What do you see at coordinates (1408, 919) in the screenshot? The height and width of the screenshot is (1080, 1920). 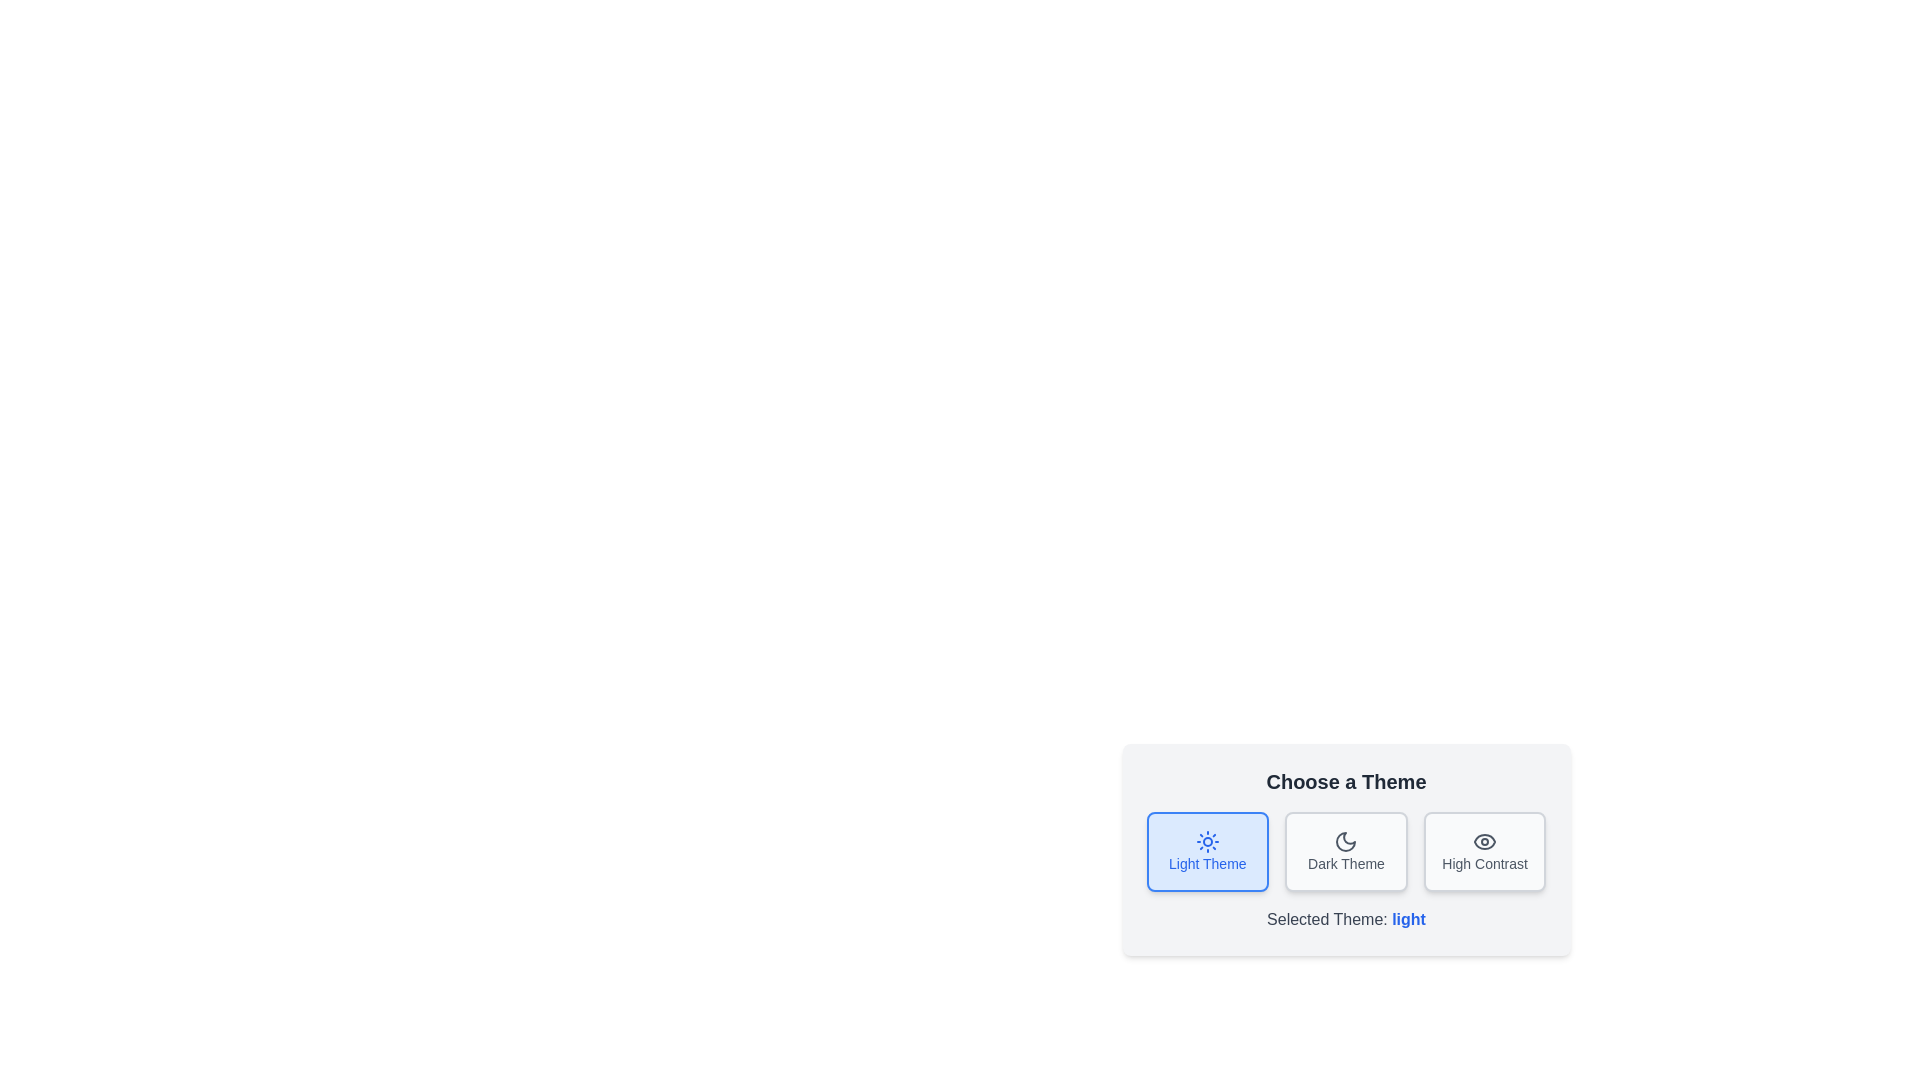 I see `the text content of the element displaying the selected theme` at bounding box center [1408, 919].